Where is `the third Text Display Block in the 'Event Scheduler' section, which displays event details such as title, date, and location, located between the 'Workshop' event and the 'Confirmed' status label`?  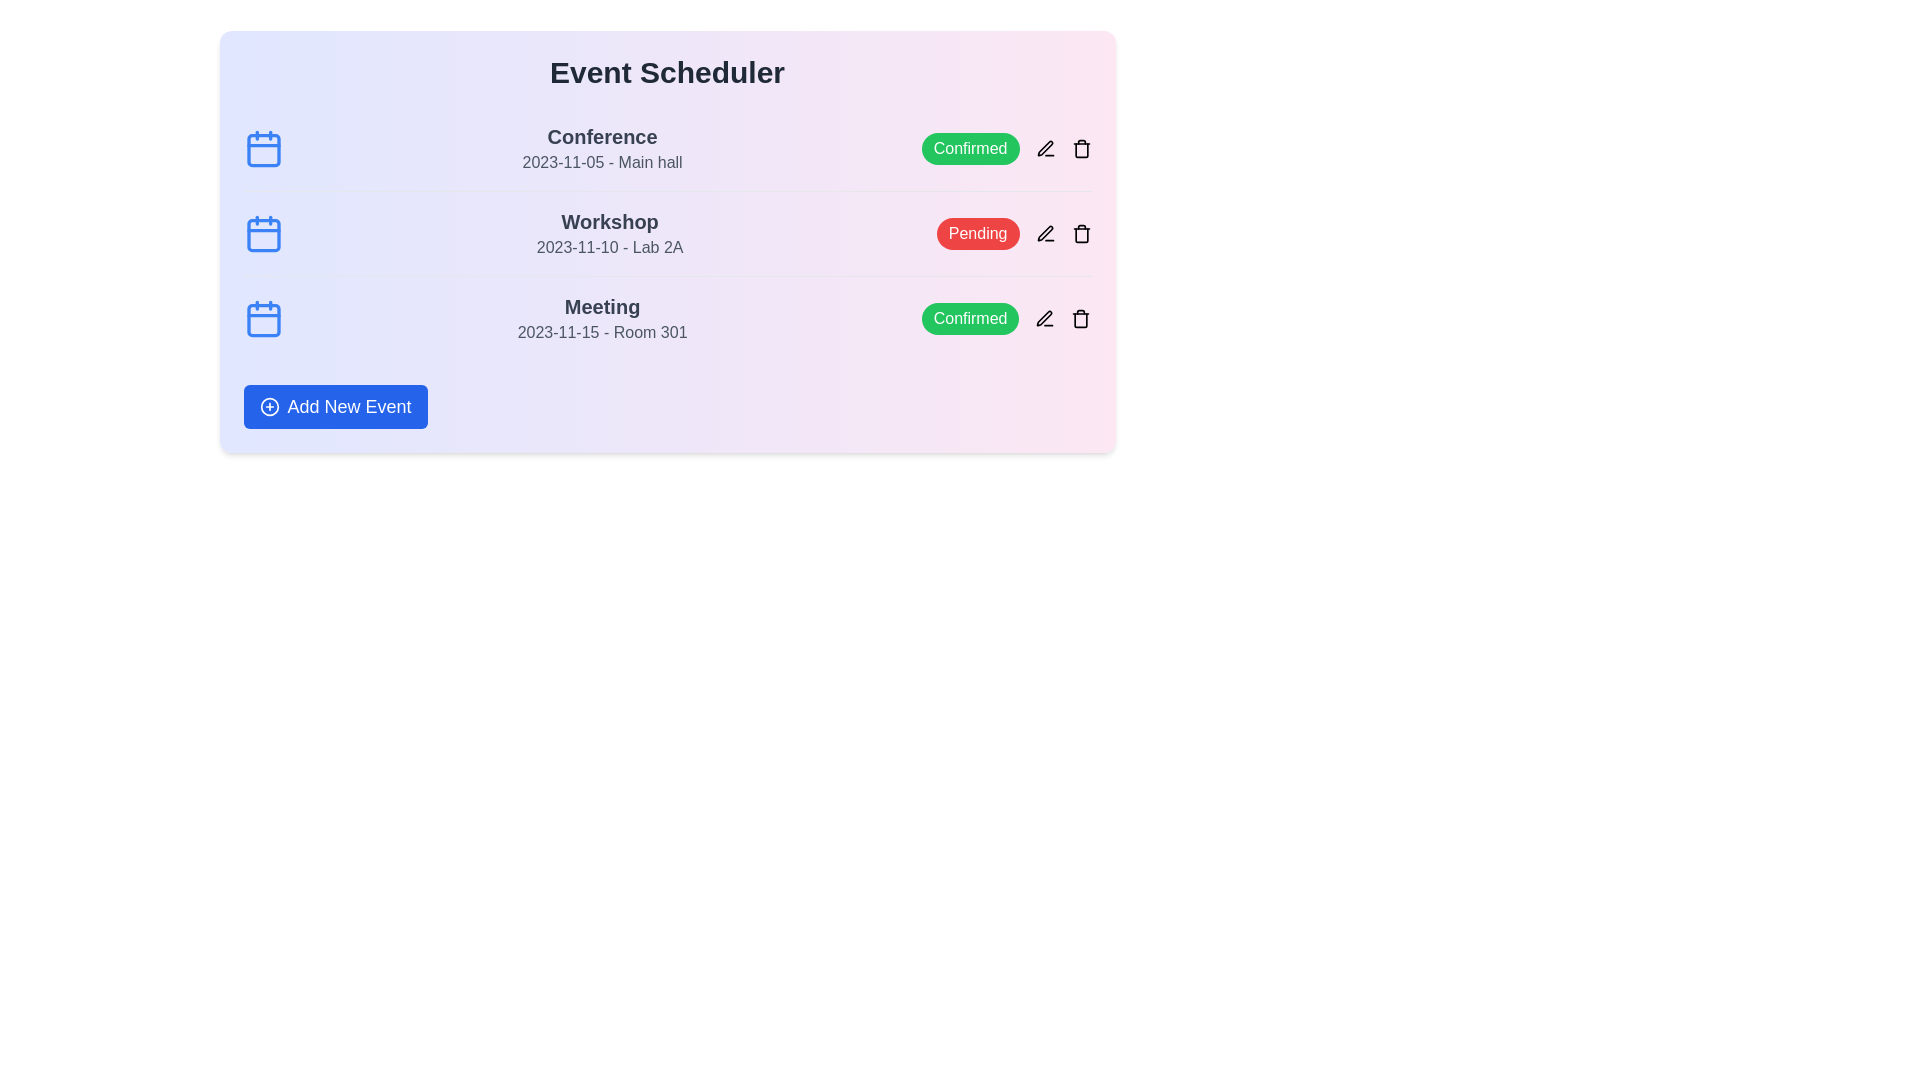 the third Text Display Block in the 'Event Scheduler' section, which displays event details such as title, date, and location, located between the 'Workshop' event and the 'Confirmed' status label is located at coordinates (601, 318).